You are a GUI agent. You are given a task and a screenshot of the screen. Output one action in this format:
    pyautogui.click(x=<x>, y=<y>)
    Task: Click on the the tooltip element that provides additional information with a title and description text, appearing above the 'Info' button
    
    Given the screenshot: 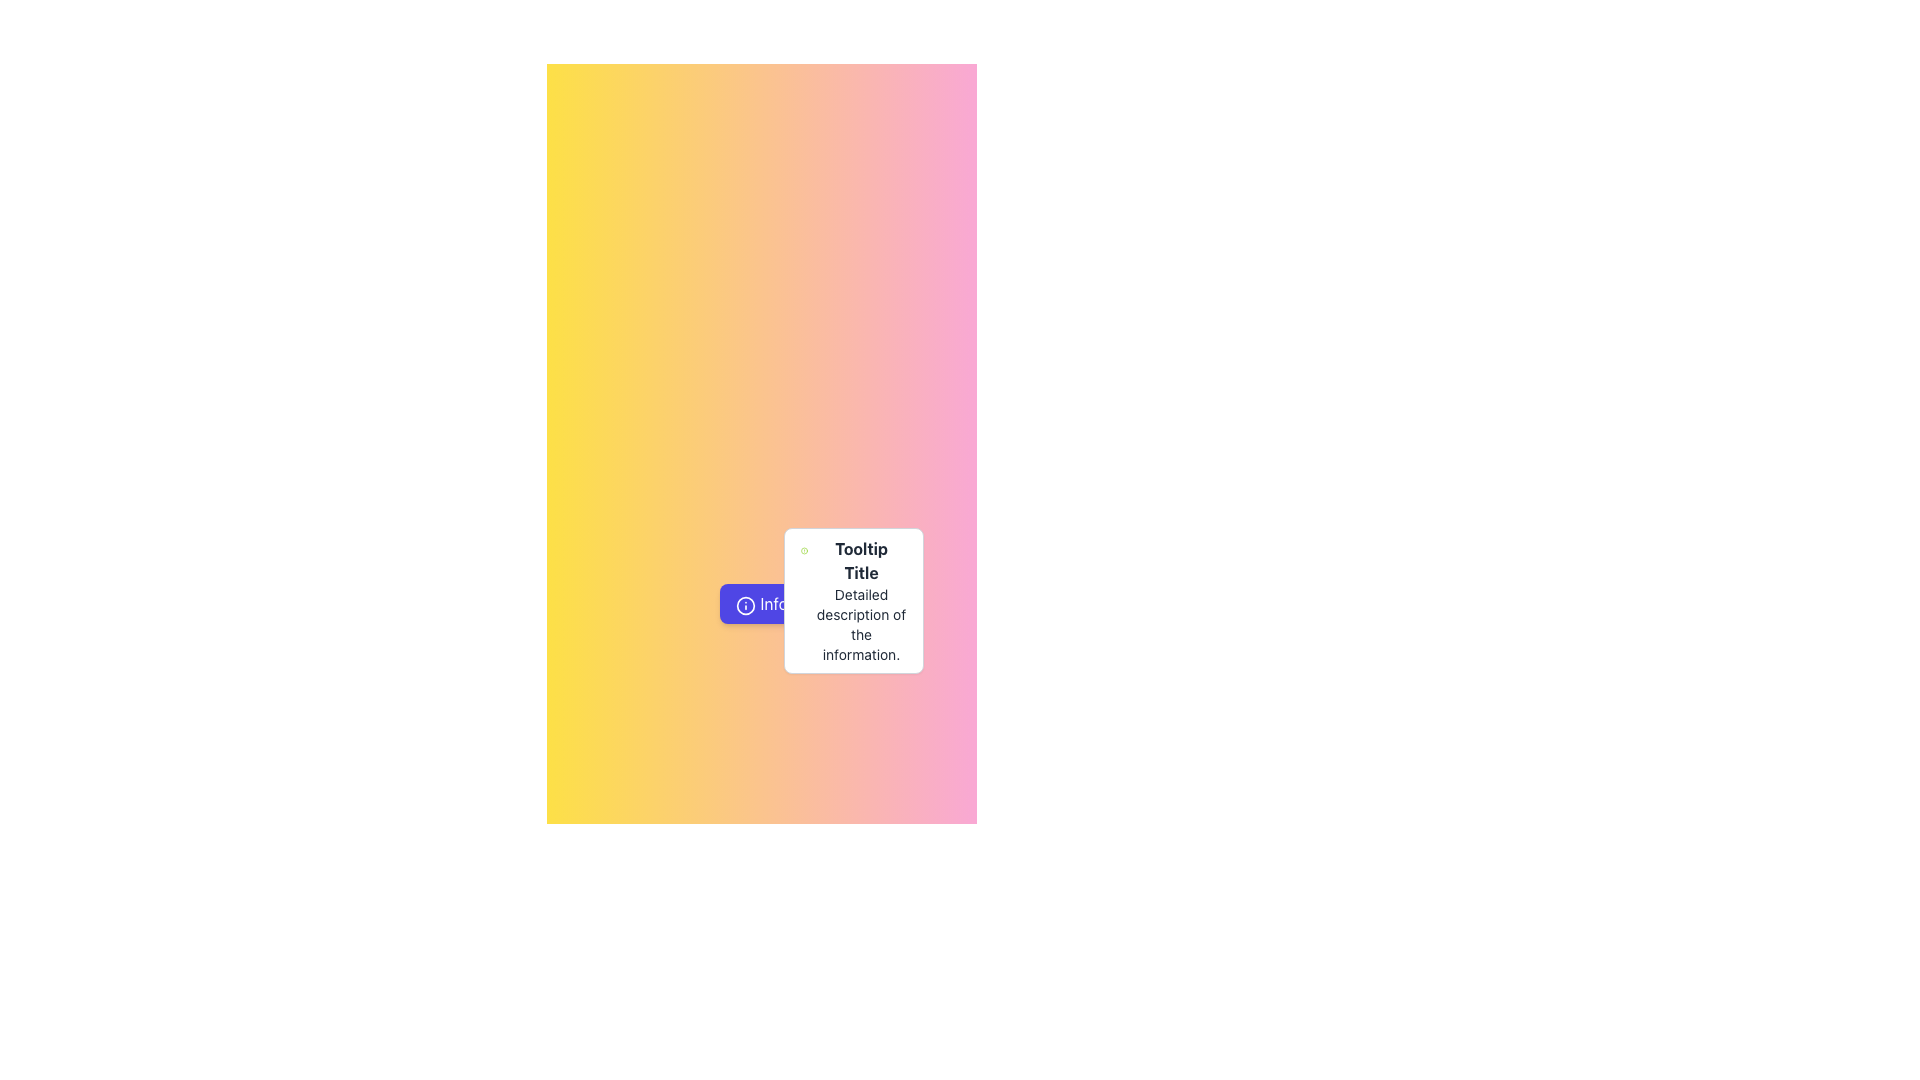 What is the action you would take?
    pyautogui.click(x=854, y=600)
    